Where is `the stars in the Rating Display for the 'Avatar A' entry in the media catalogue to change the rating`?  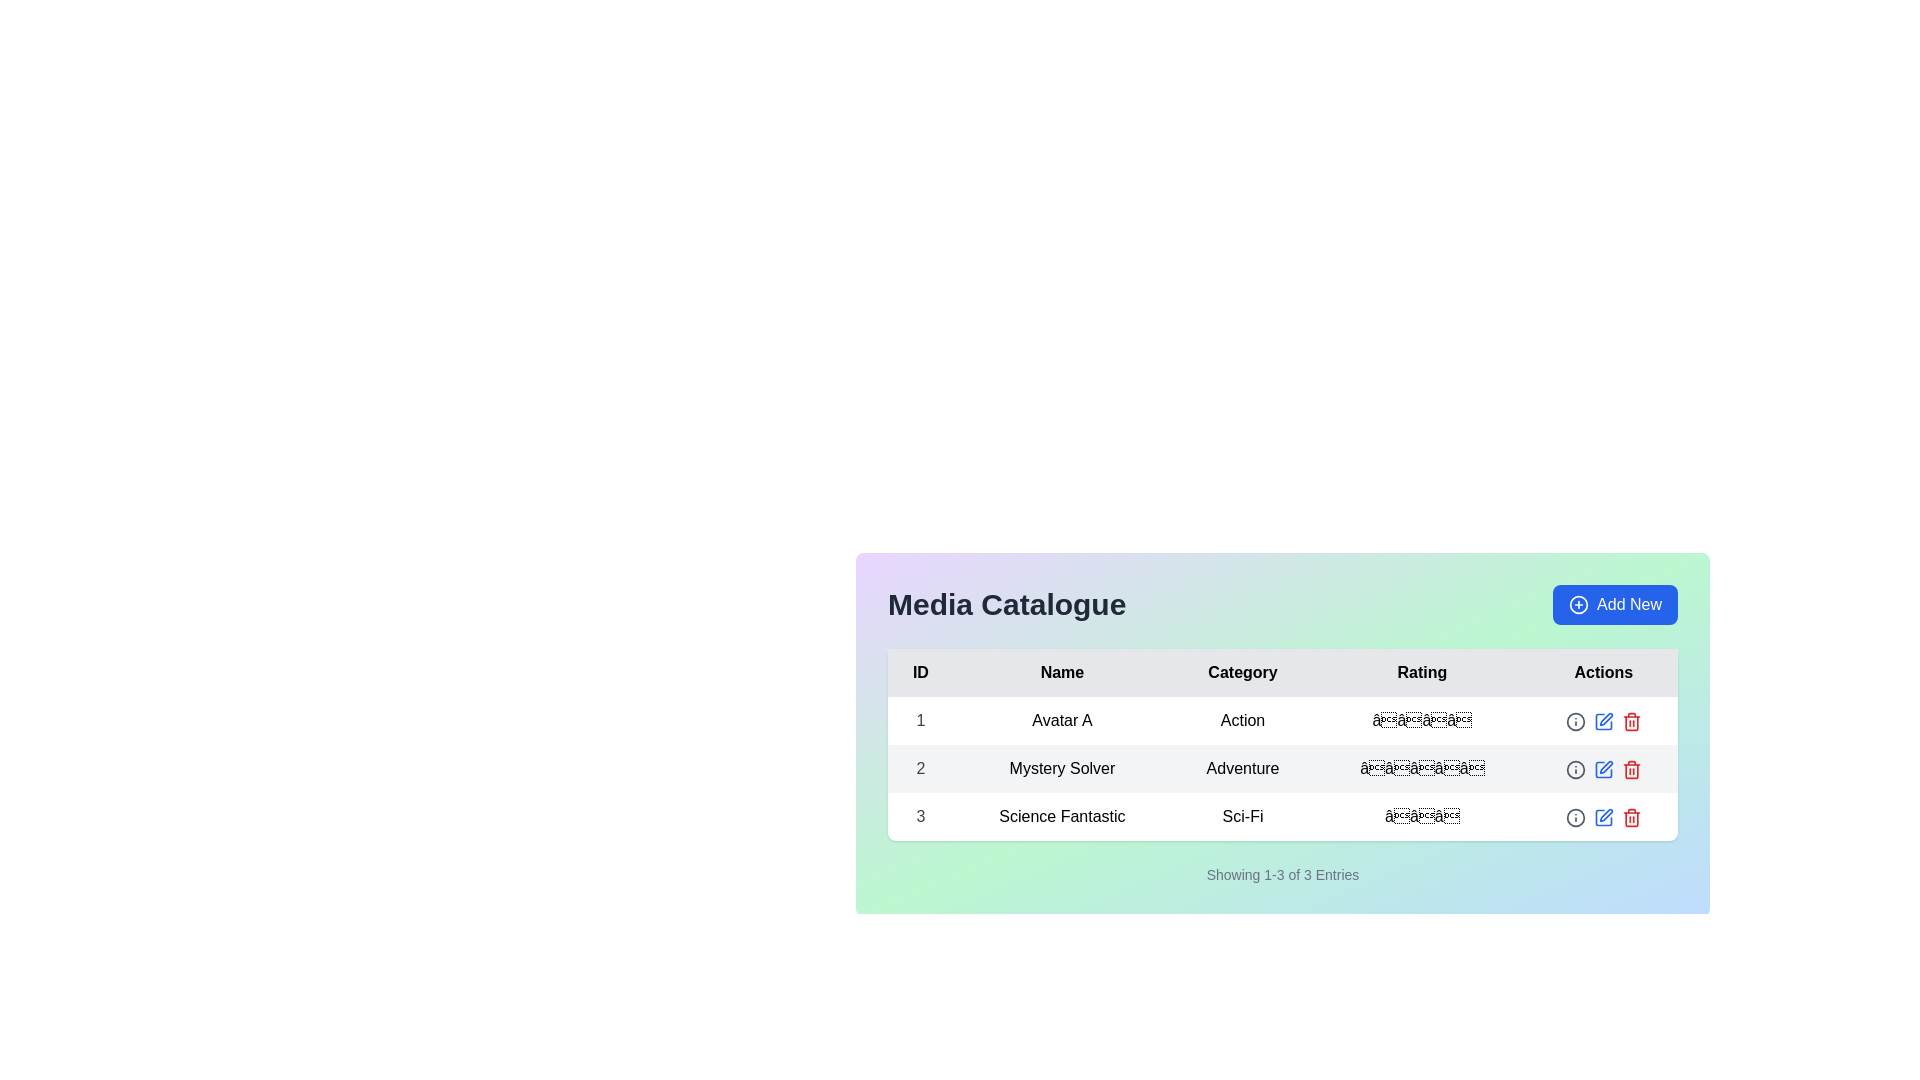
the stars in the Rating Display for the 'Avatar A' entry in the media catalogue to change the rating is located at coordinates (1421, 721).